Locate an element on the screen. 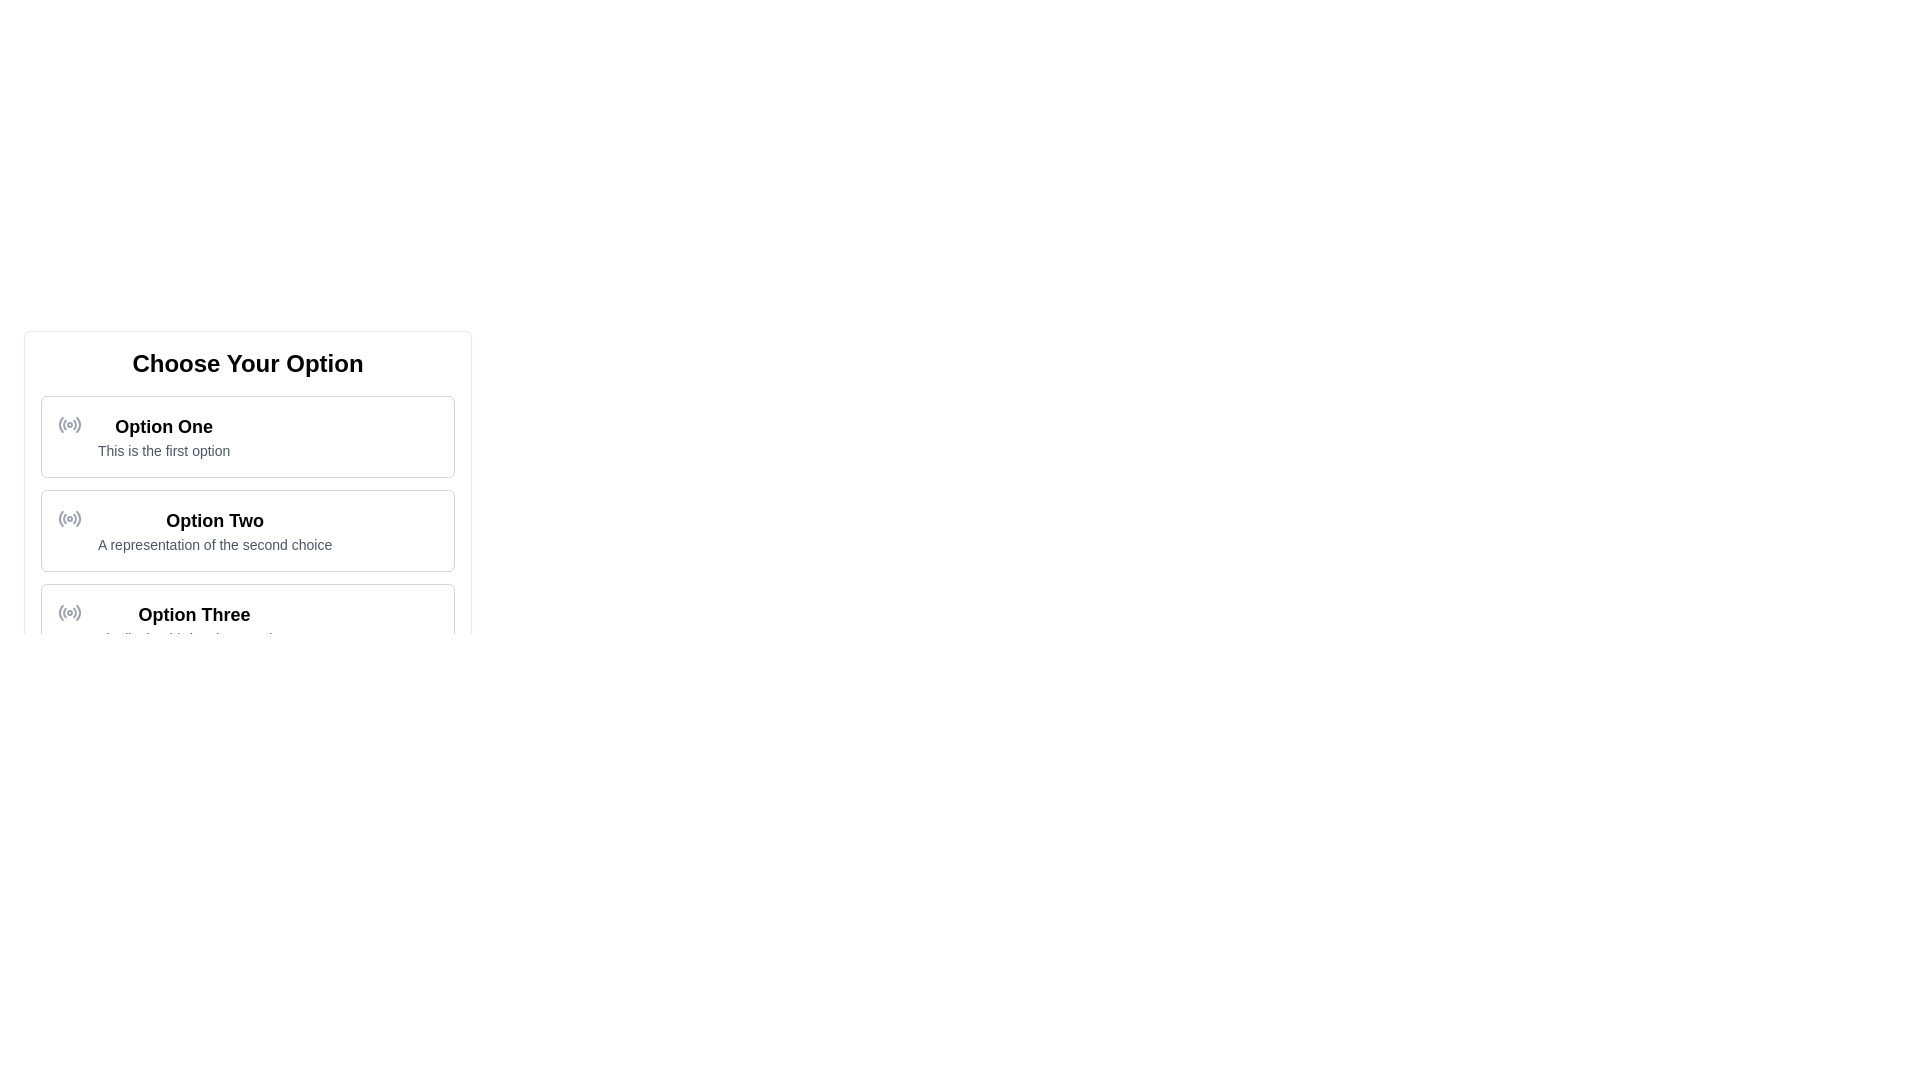  the radio button located next to the 'Option Three' text block in the 'Choose Your Option' list is located at coordinates (70, 612).